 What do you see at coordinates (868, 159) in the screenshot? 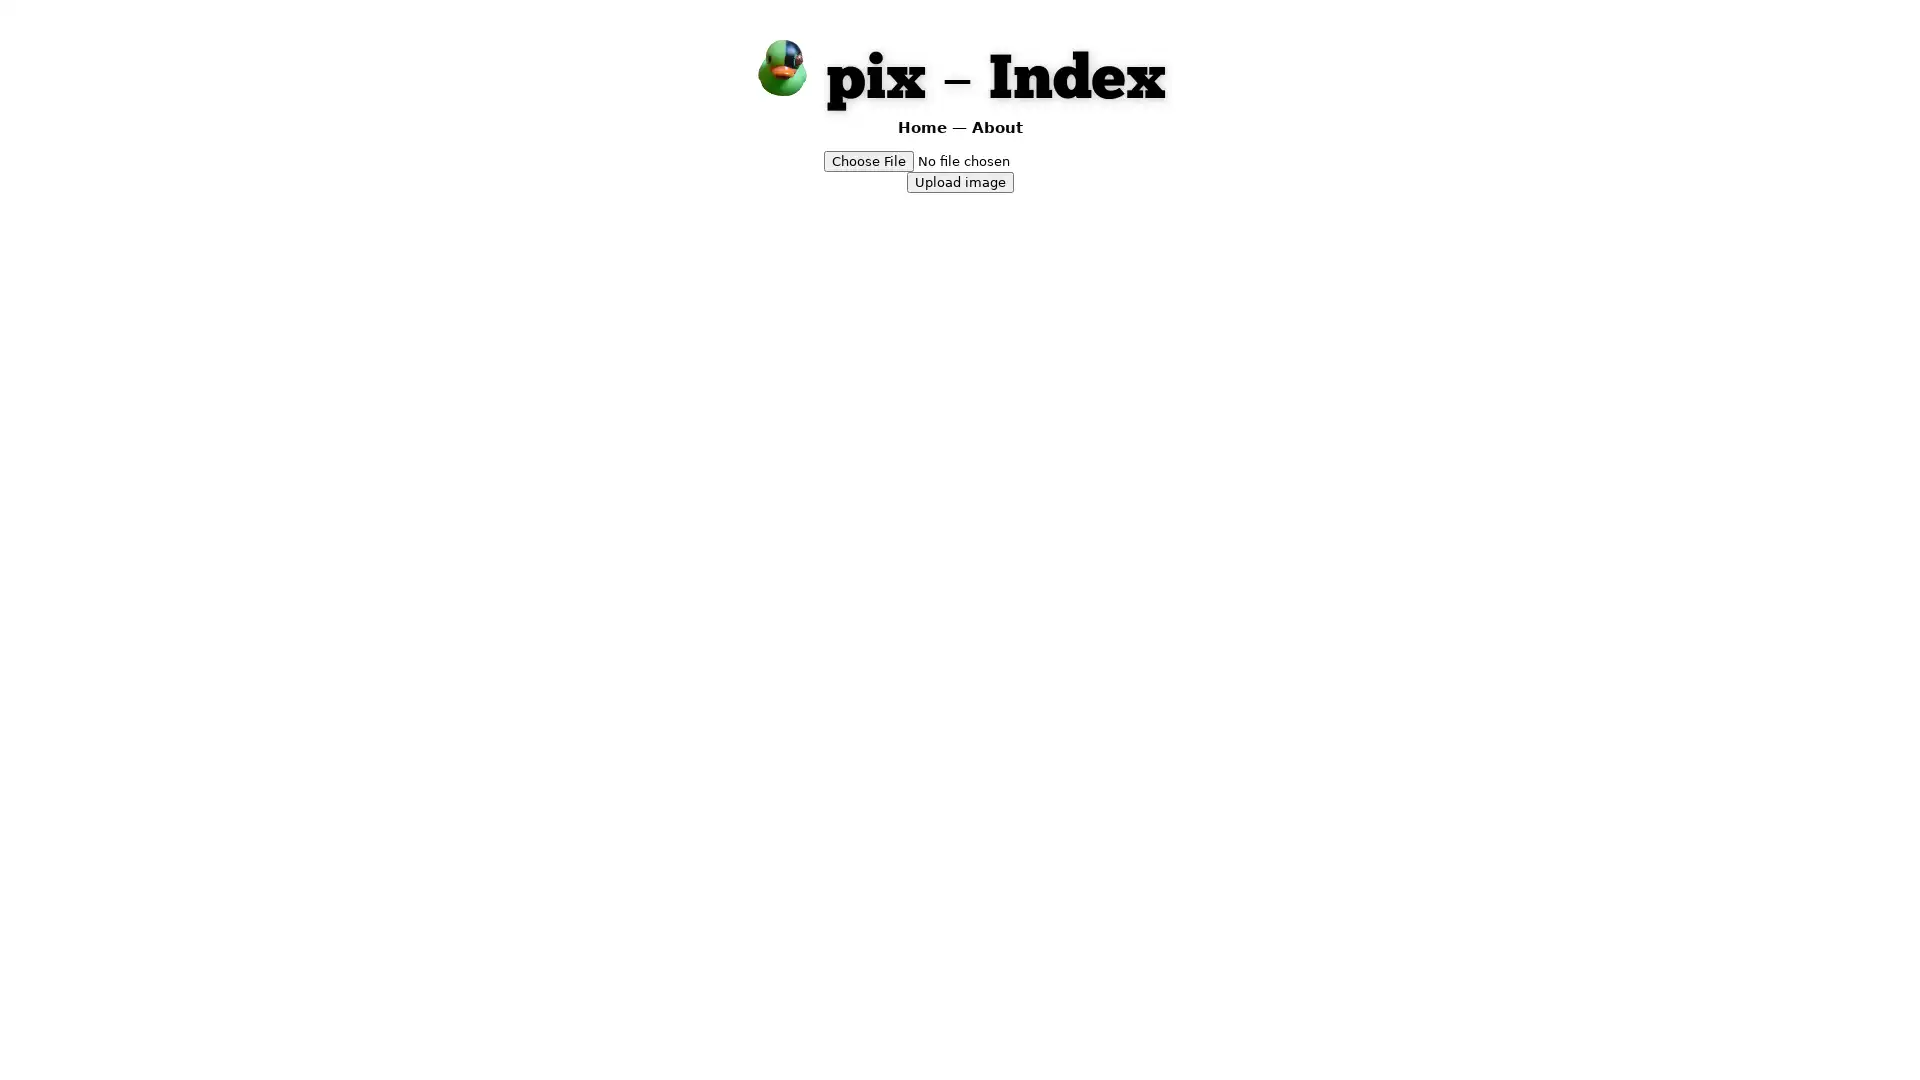
I see `Choose File` at bounding box center [868, 159].